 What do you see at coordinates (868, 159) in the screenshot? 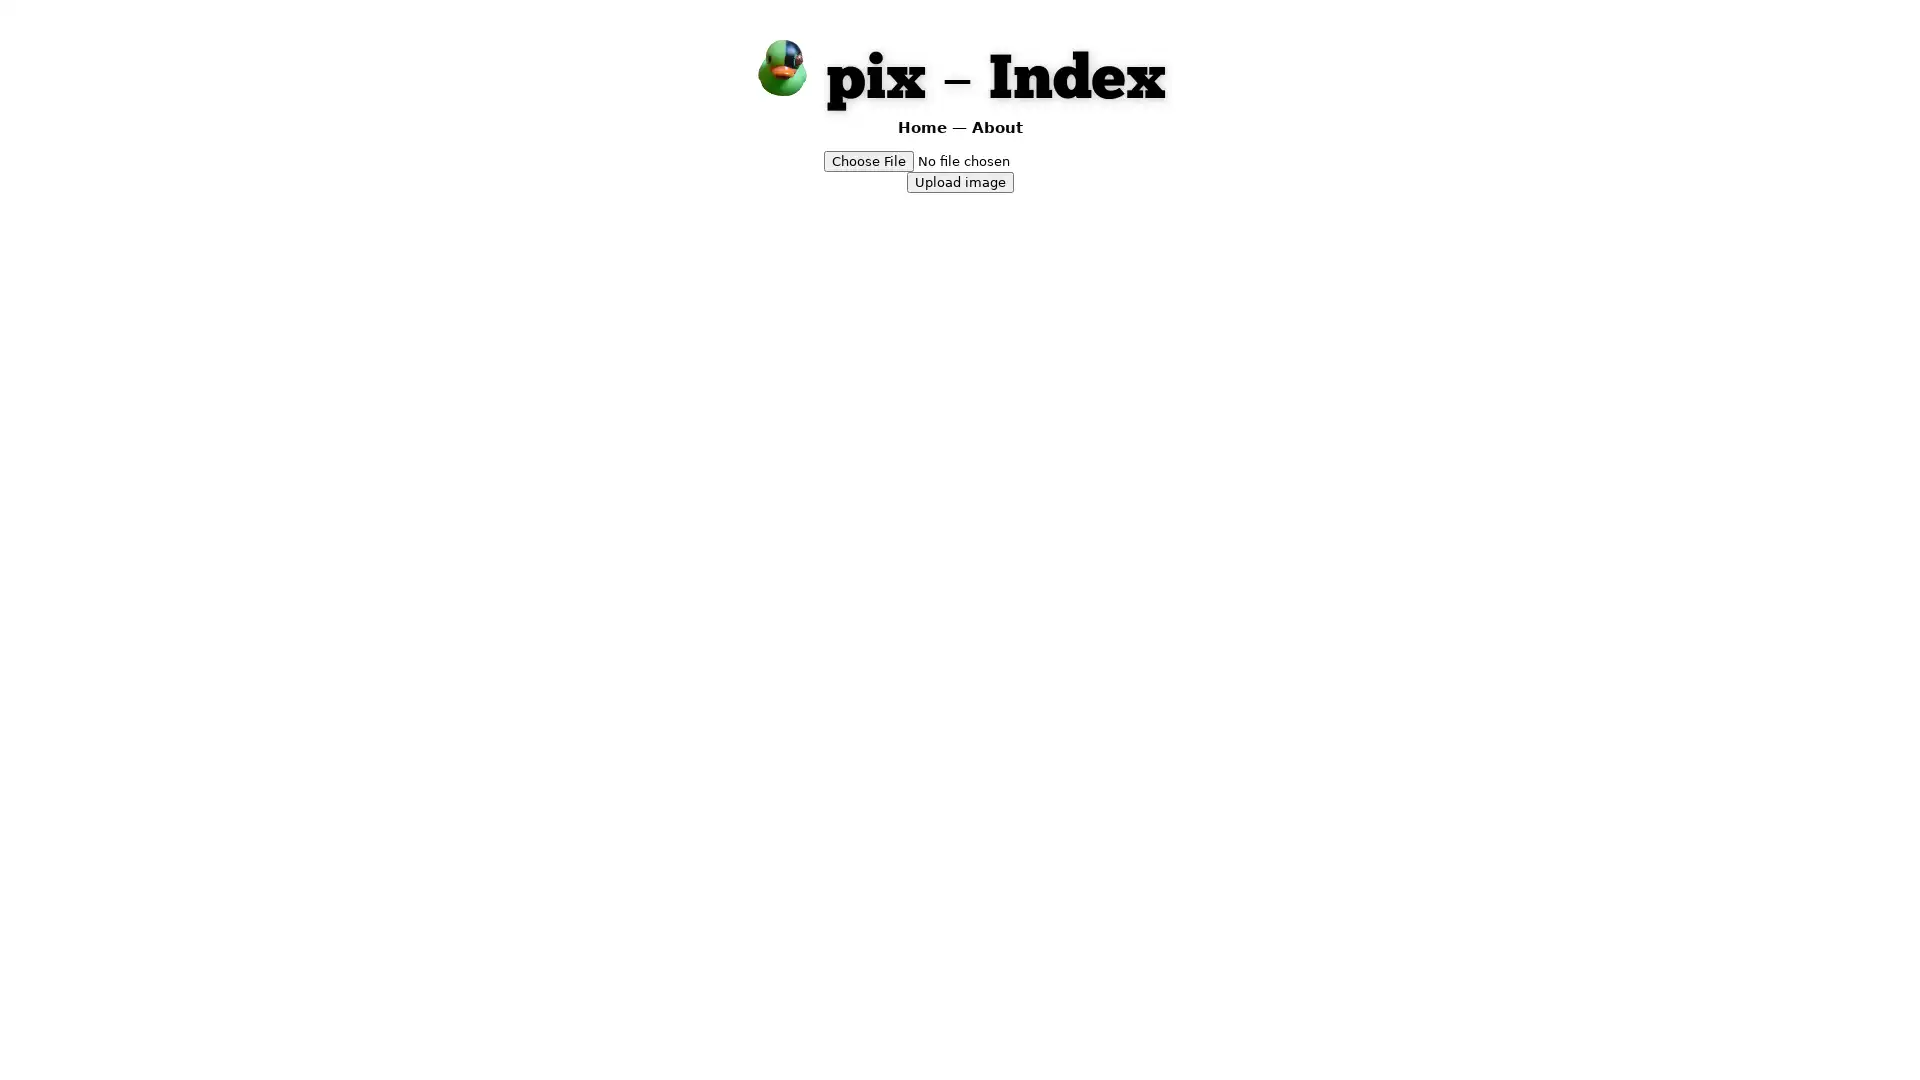
I see `Choose File` at bounding box center [868, 159].